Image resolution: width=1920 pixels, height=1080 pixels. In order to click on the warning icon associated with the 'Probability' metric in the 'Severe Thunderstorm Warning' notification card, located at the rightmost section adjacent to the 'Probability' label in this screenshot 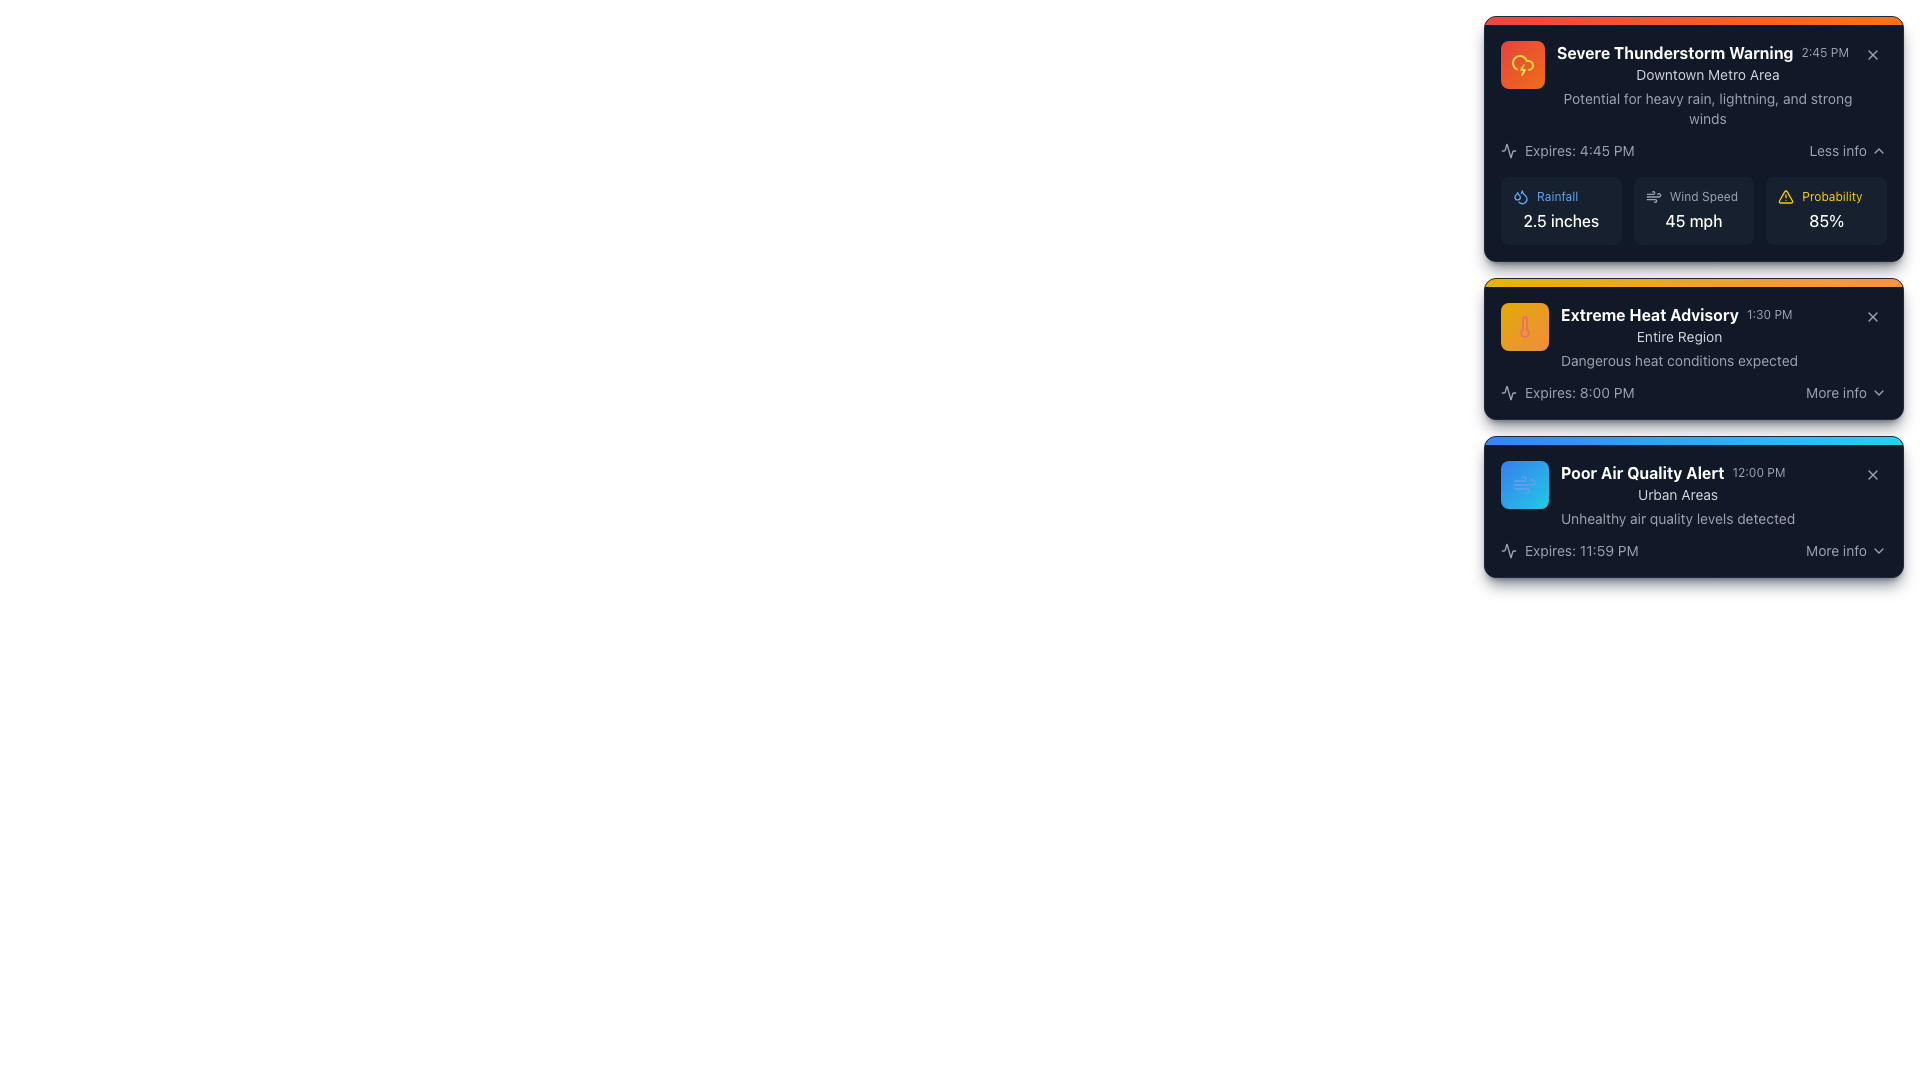, I will do `click(1786, 196)`.